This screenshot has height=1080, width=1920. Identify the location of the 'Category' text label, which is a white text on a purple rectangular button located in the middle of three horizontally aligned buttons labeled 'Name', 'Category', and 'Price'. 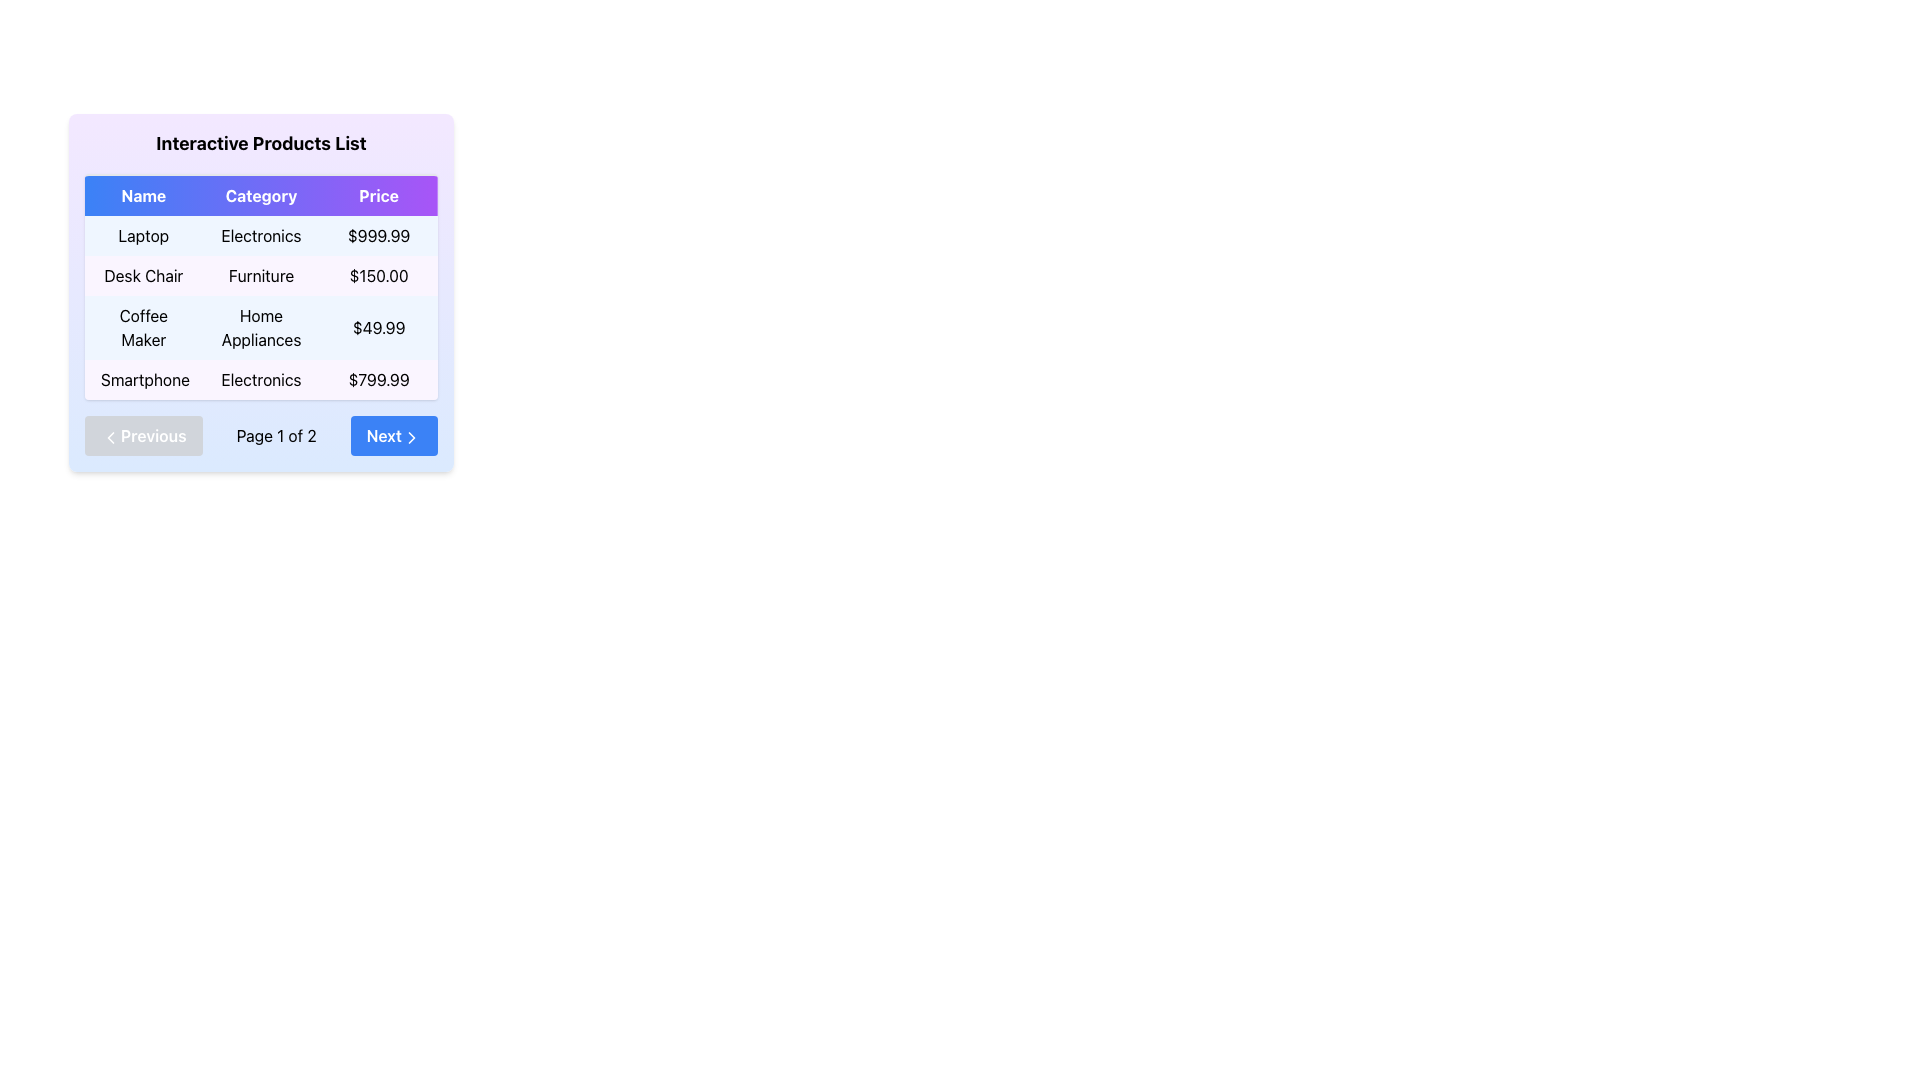
(260, 196).